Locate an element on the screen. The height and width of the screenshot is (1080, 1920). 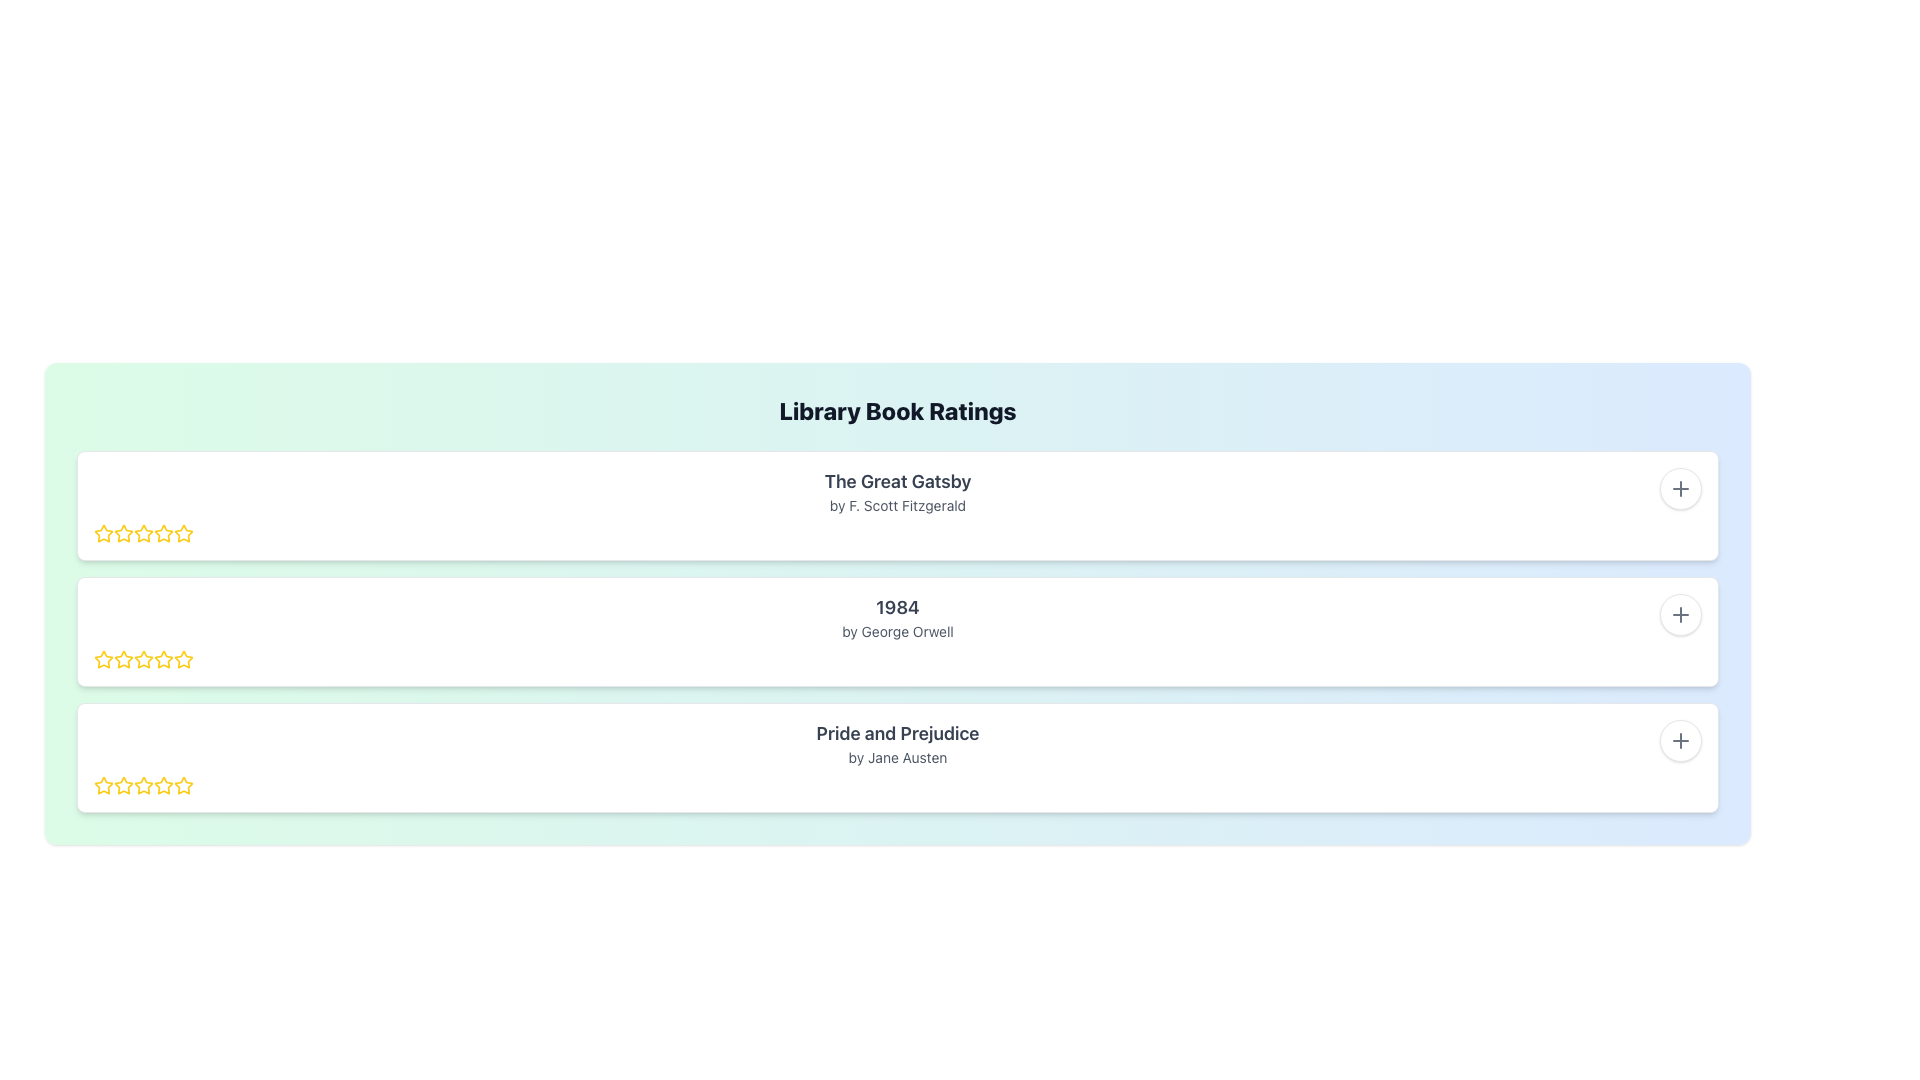
the fifth yellow star icon in the rating system for 'Pride and Prejudice' is located at coordinates (163, 785).